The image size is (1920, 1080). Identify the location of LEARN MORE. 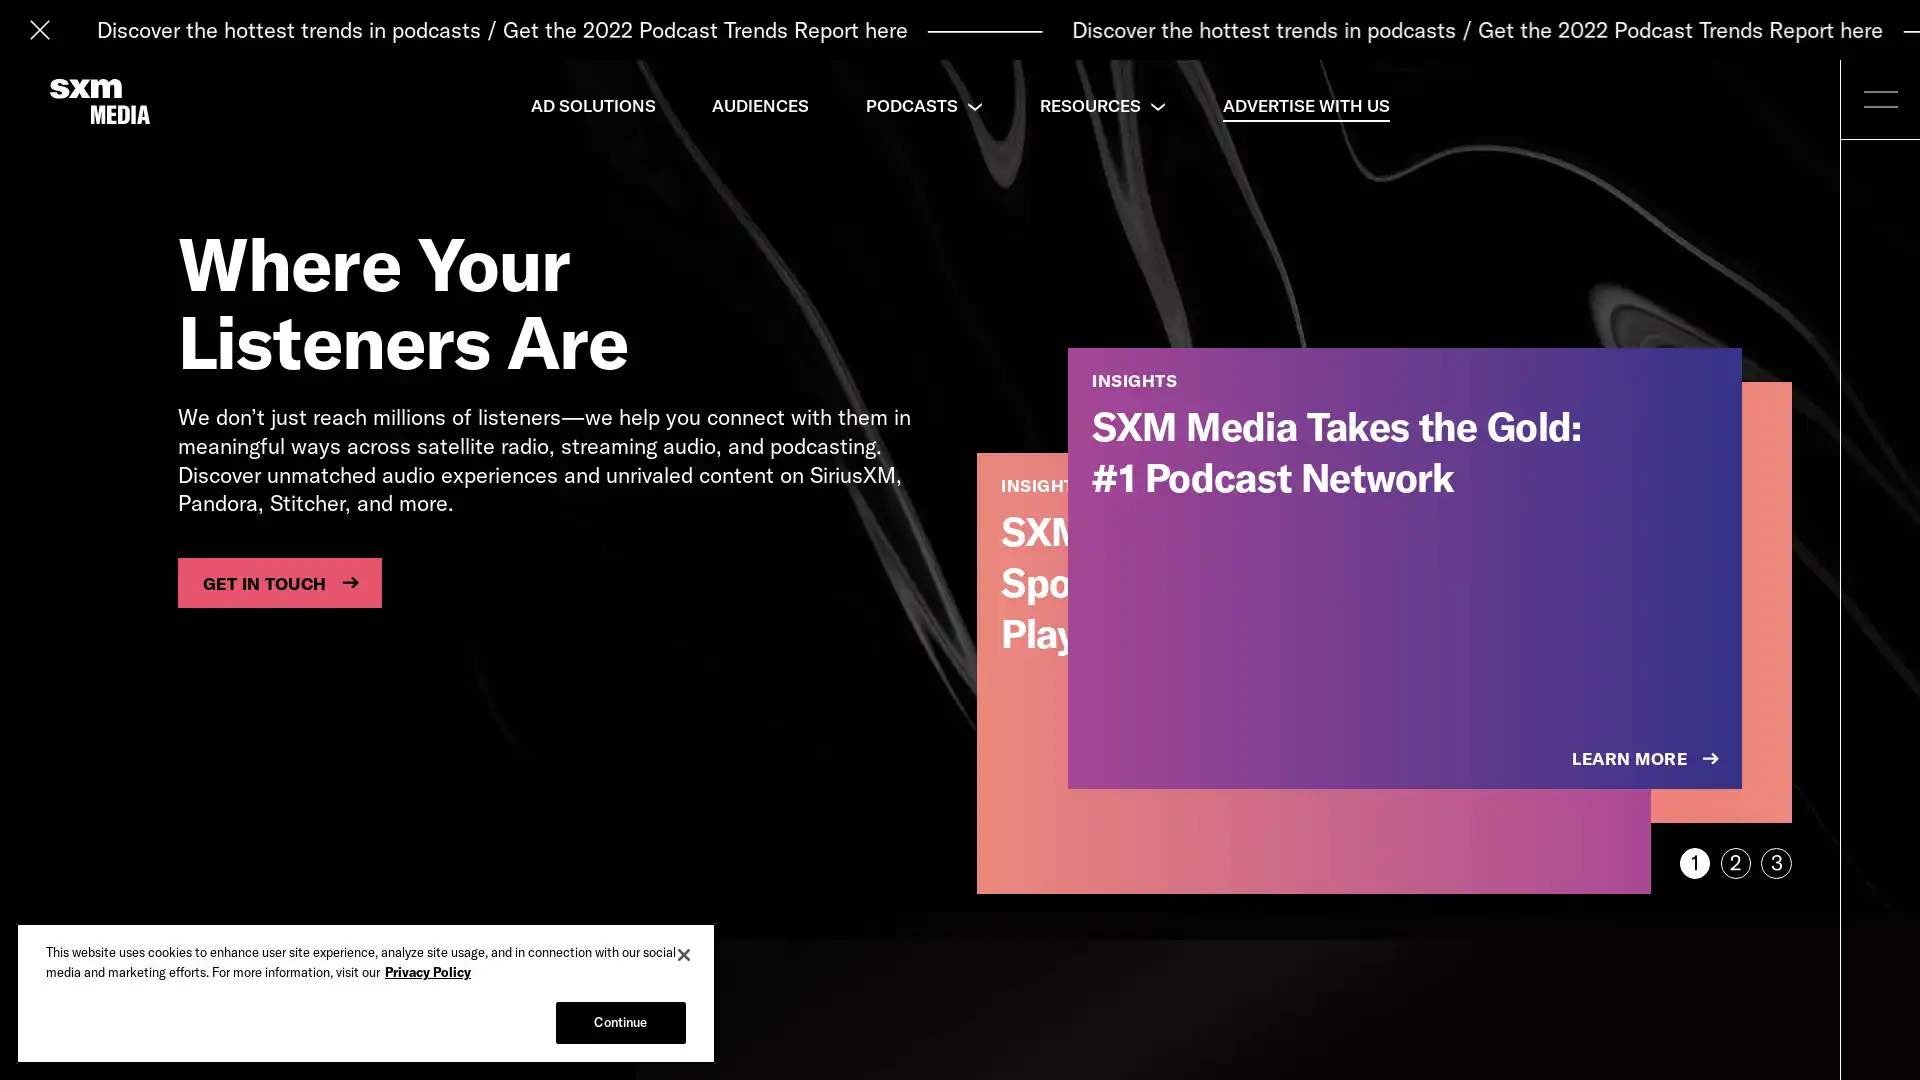
(1647, 759).